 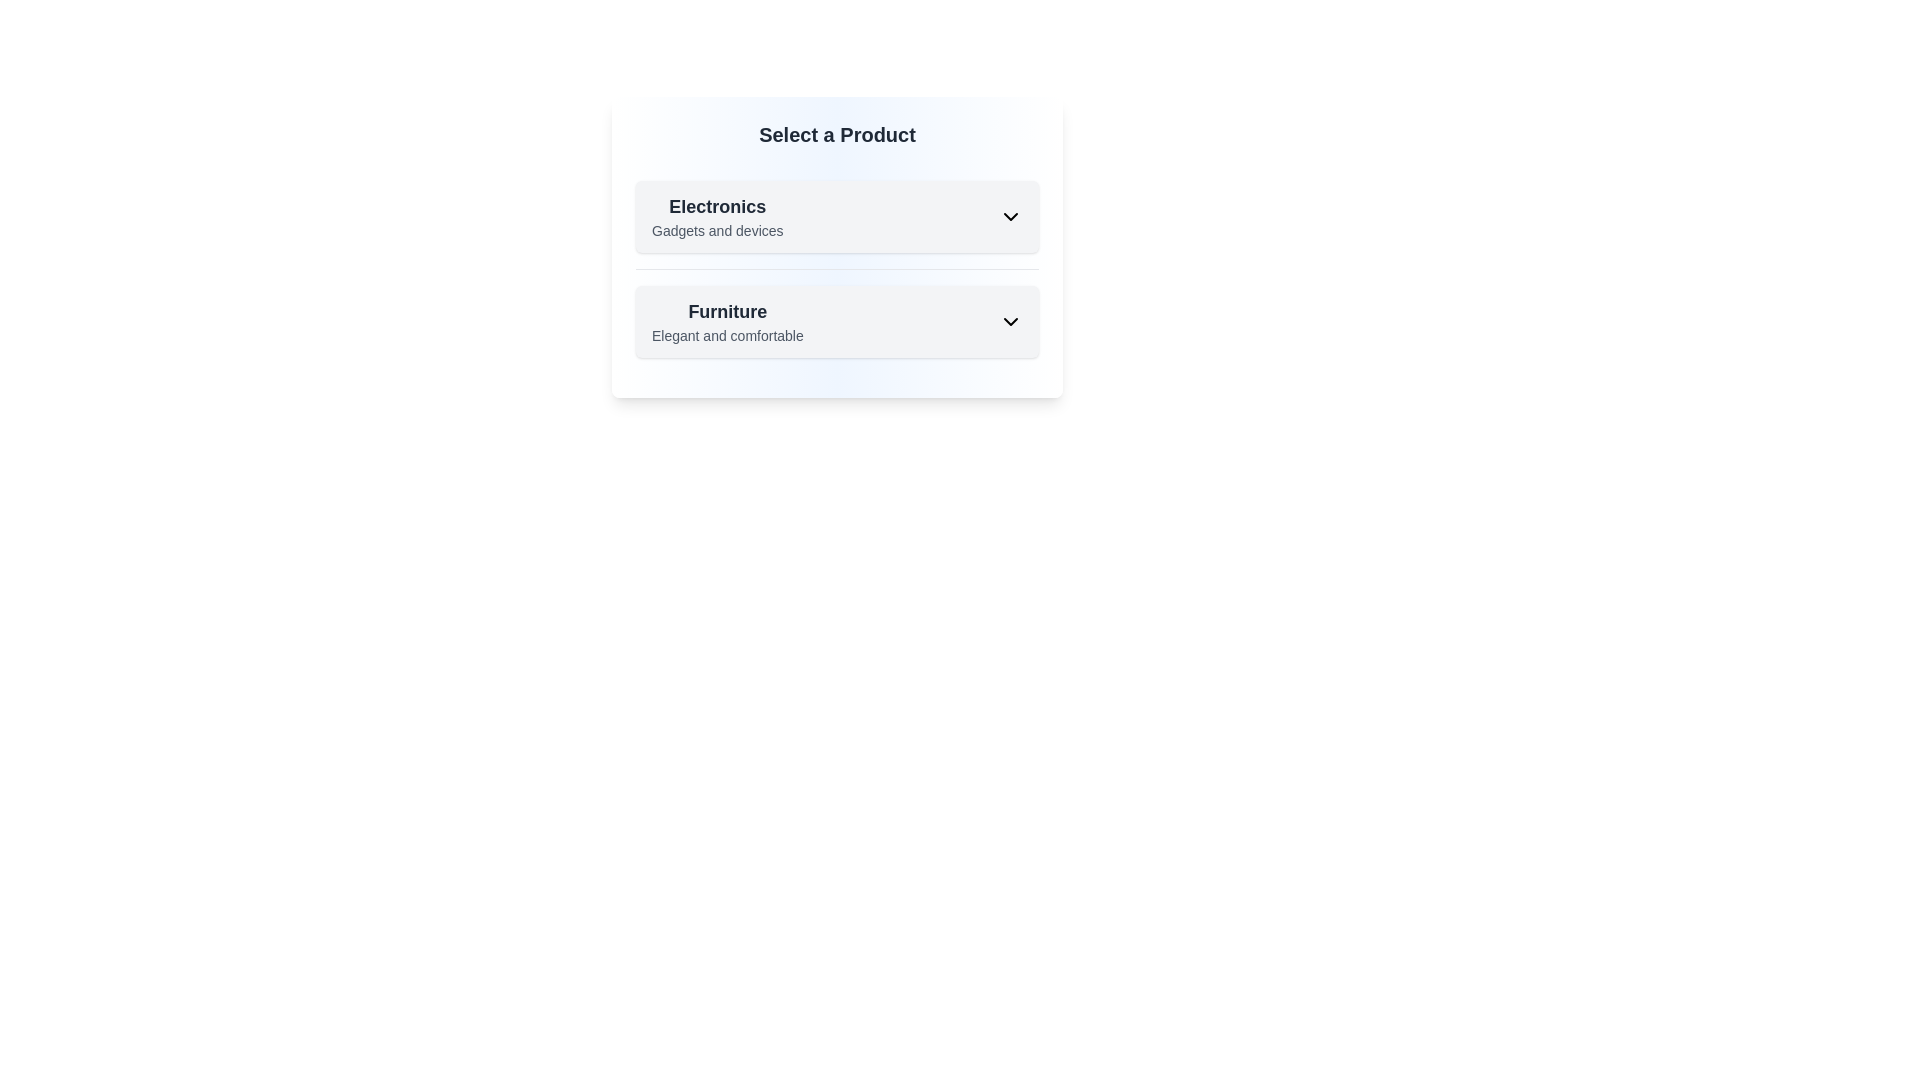 I want to click on the downward-facing chevron icon, so click(x=1011, y=216).